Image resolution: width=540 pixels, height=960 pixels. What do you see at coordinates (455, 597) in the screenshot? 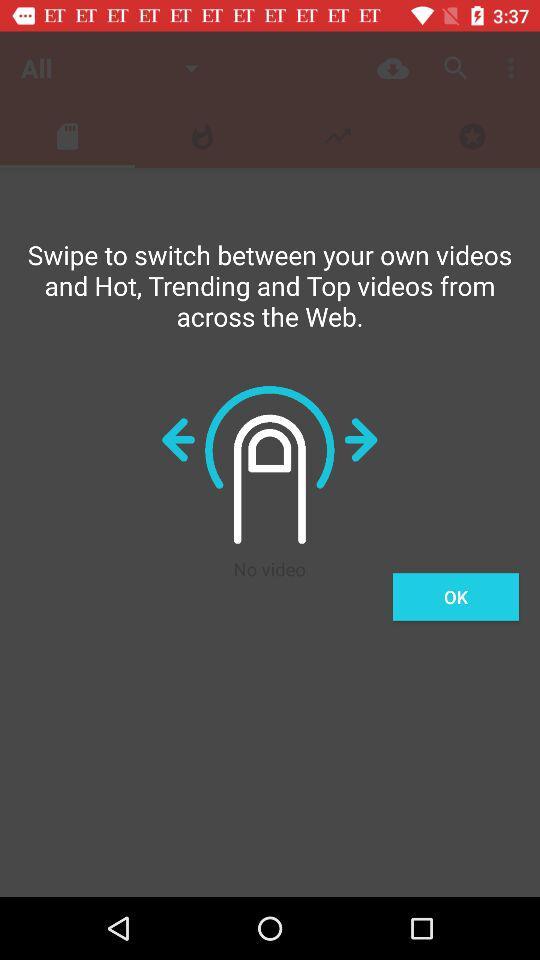
I see `the item on the right` at bounding box center [455, 597].